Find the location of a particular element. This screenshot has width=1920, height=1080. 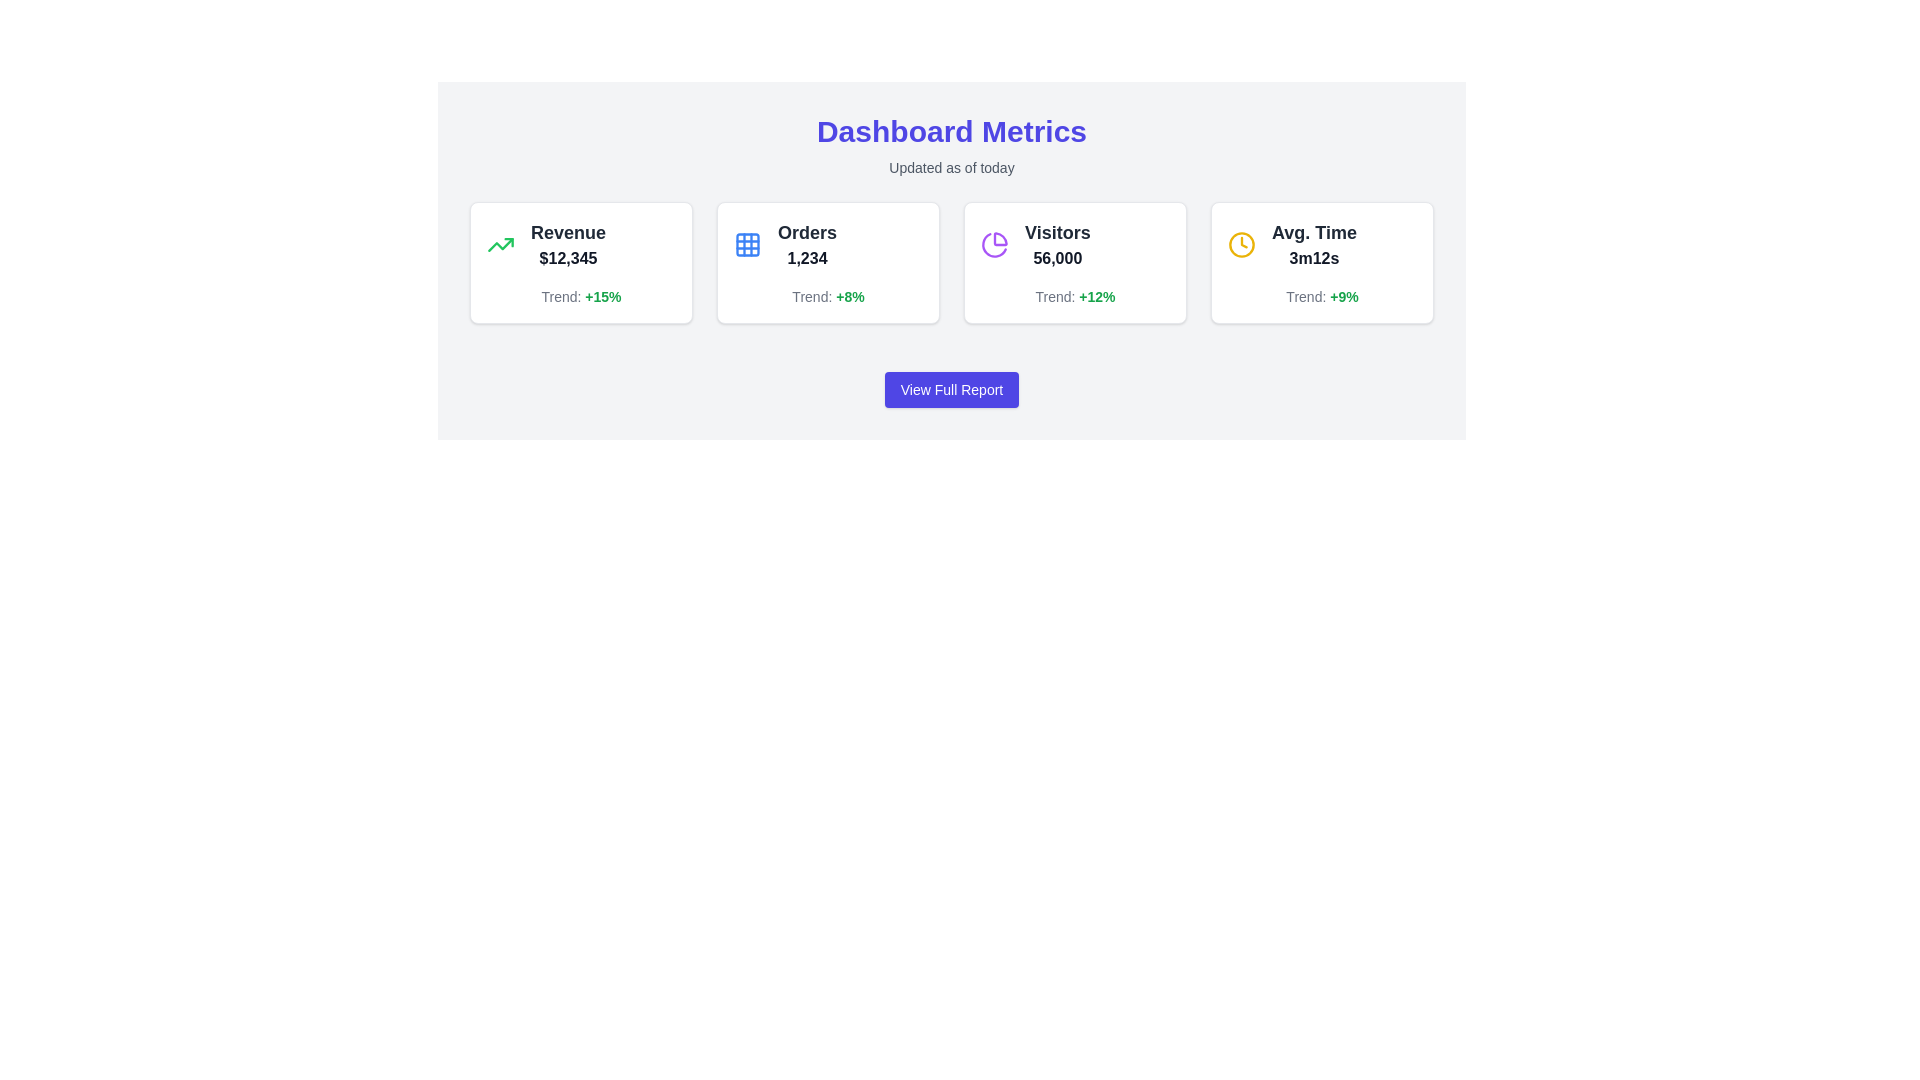

text content of the 'Avg. Time' label, which is displayed in bold and large font at the top of a card, positioned above the time value '3m12s' is located at coordinates (1314, 231).